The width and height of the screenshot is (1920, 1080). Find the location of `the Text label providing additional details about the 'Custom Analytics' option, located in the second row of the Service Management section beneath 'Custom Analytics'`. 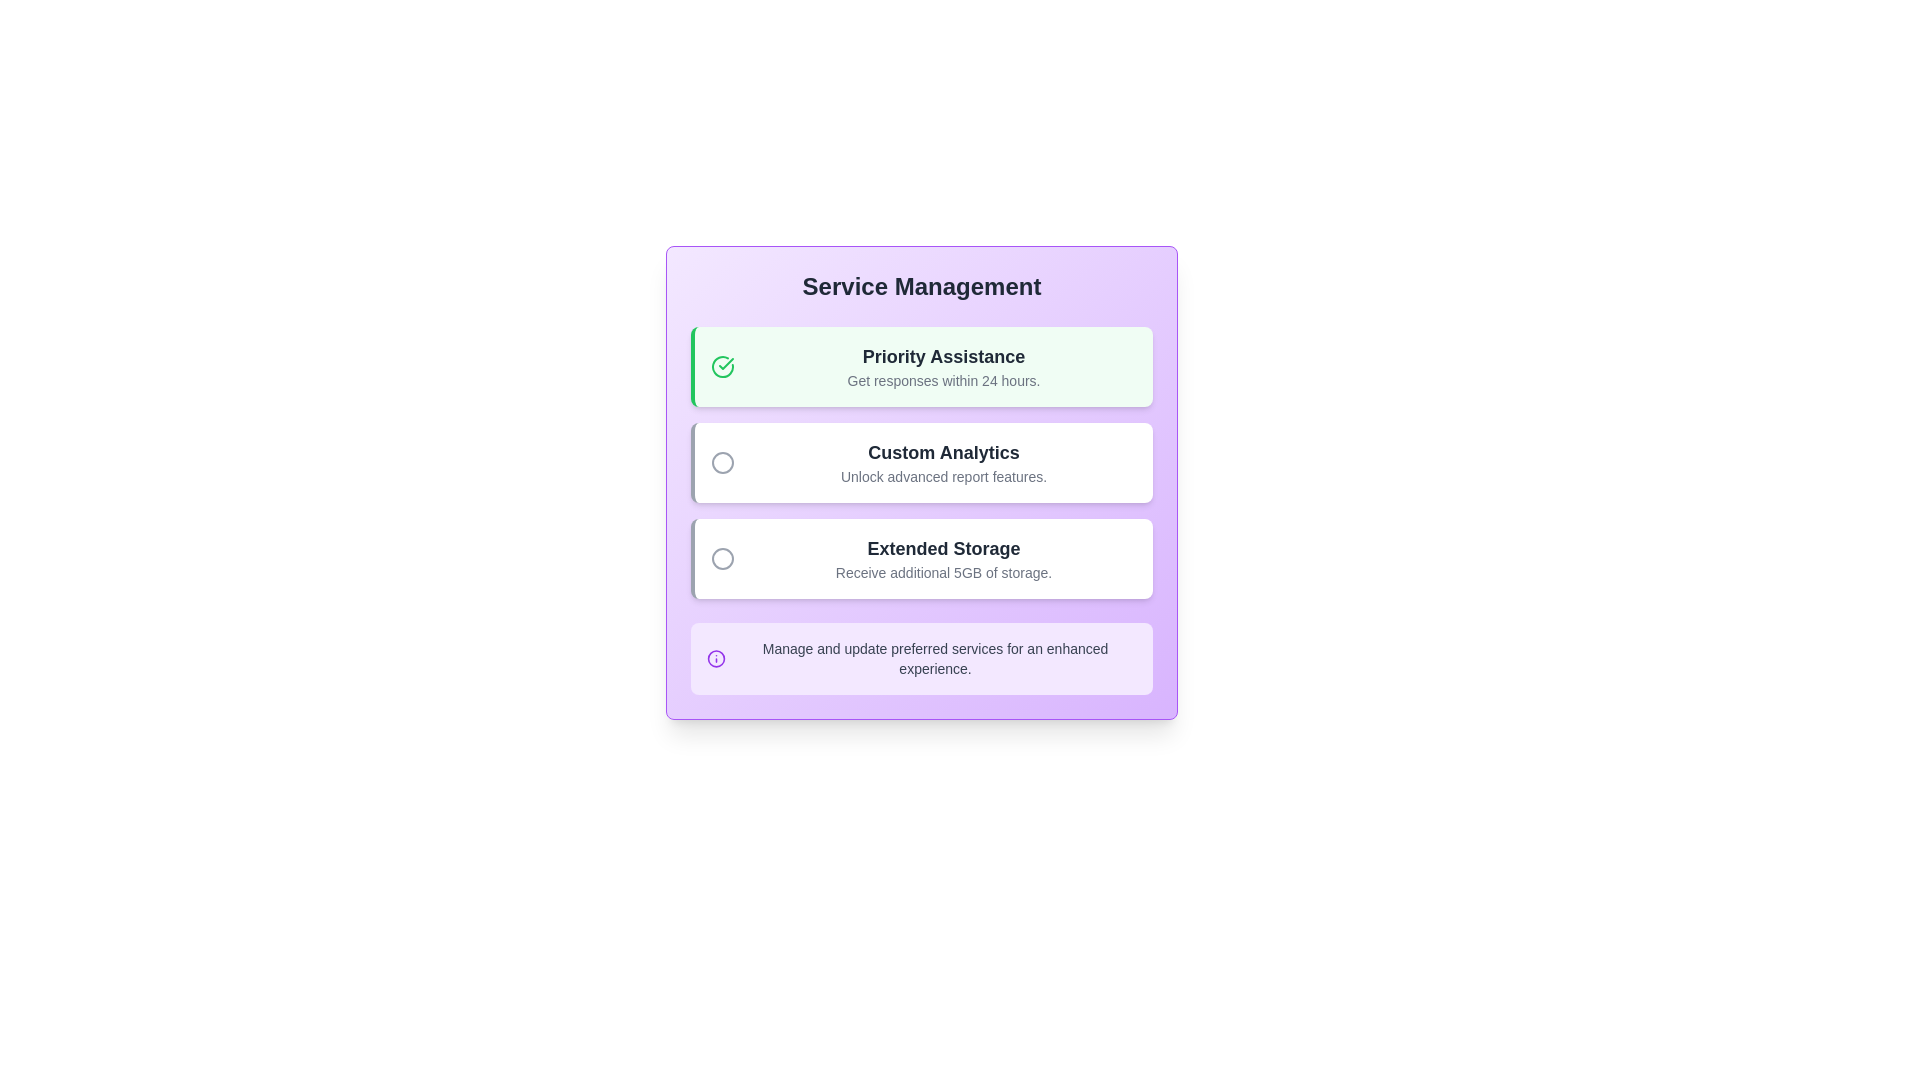

the Text label providing additional details about the 'Custom Analytics' option, located in the second row of the Service Management section beneath 'Custom Analytics' is located at coordinates (943, 477).